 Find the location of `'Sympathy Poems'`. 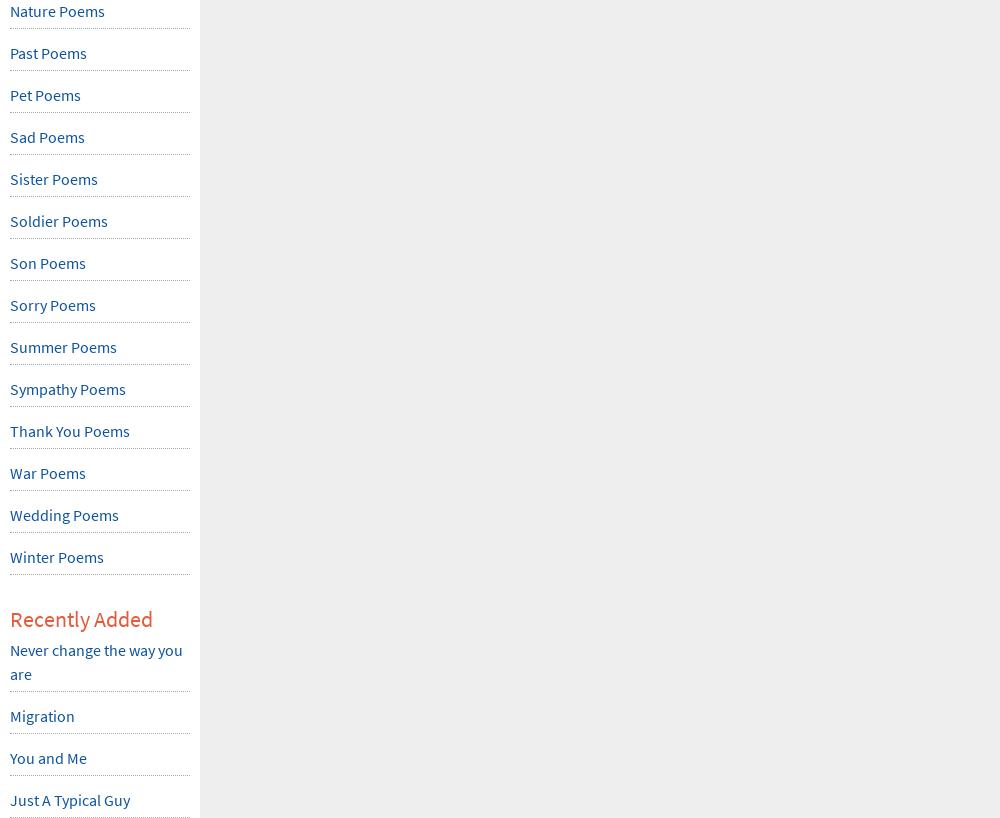

'Sympathy Poems' is located at coordinates (67, 389).